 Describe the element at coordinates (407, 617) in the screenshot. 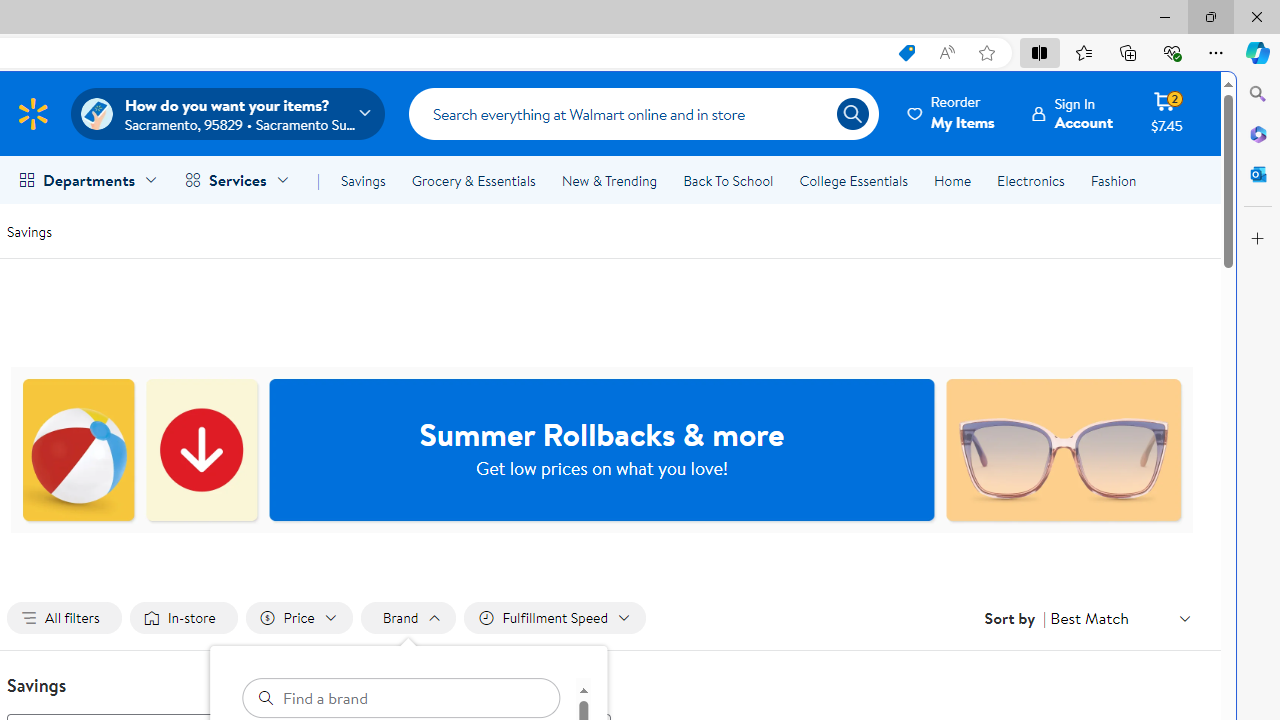

I see `'Filter by Brand not applied, activate to change'` at that location.